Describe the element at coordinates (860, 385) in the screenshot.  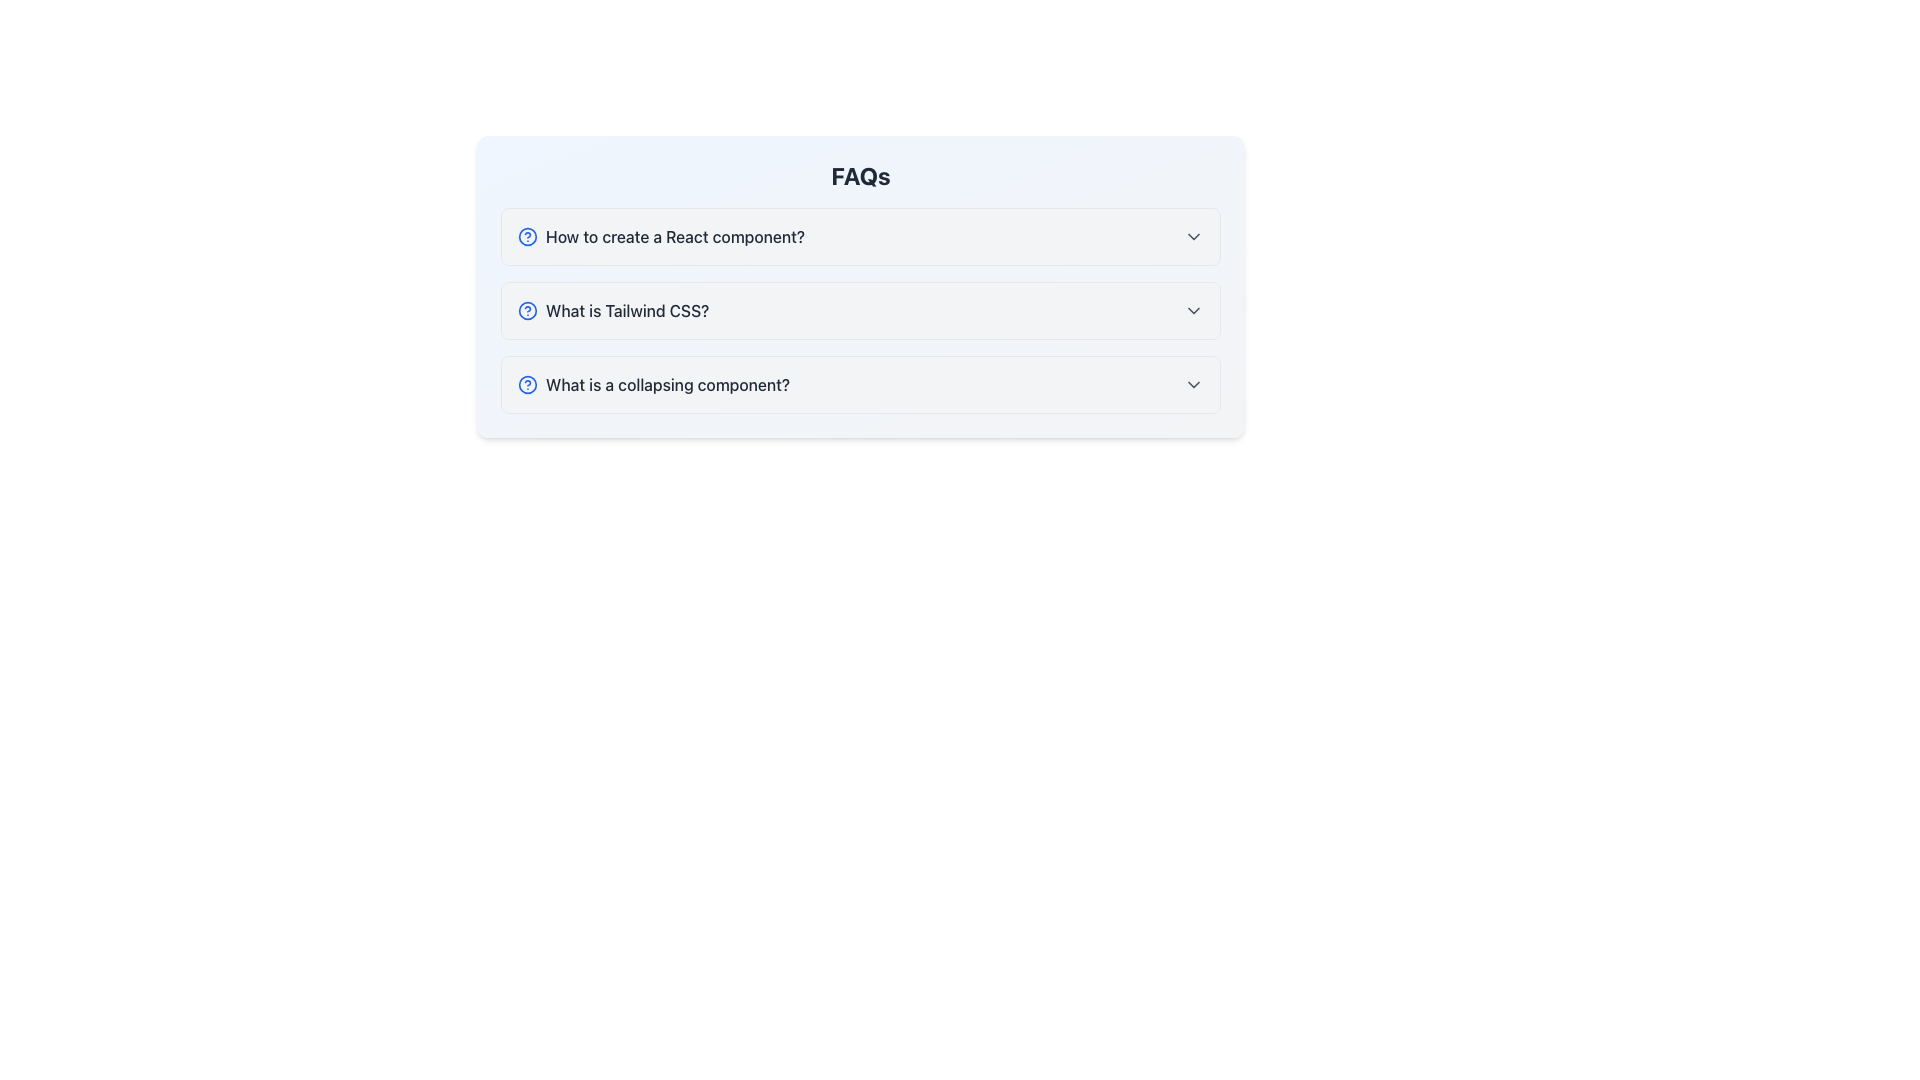
I see `the Collapsible FAQ item related to 'What is a collapsing component?' to interact with it` at that location.